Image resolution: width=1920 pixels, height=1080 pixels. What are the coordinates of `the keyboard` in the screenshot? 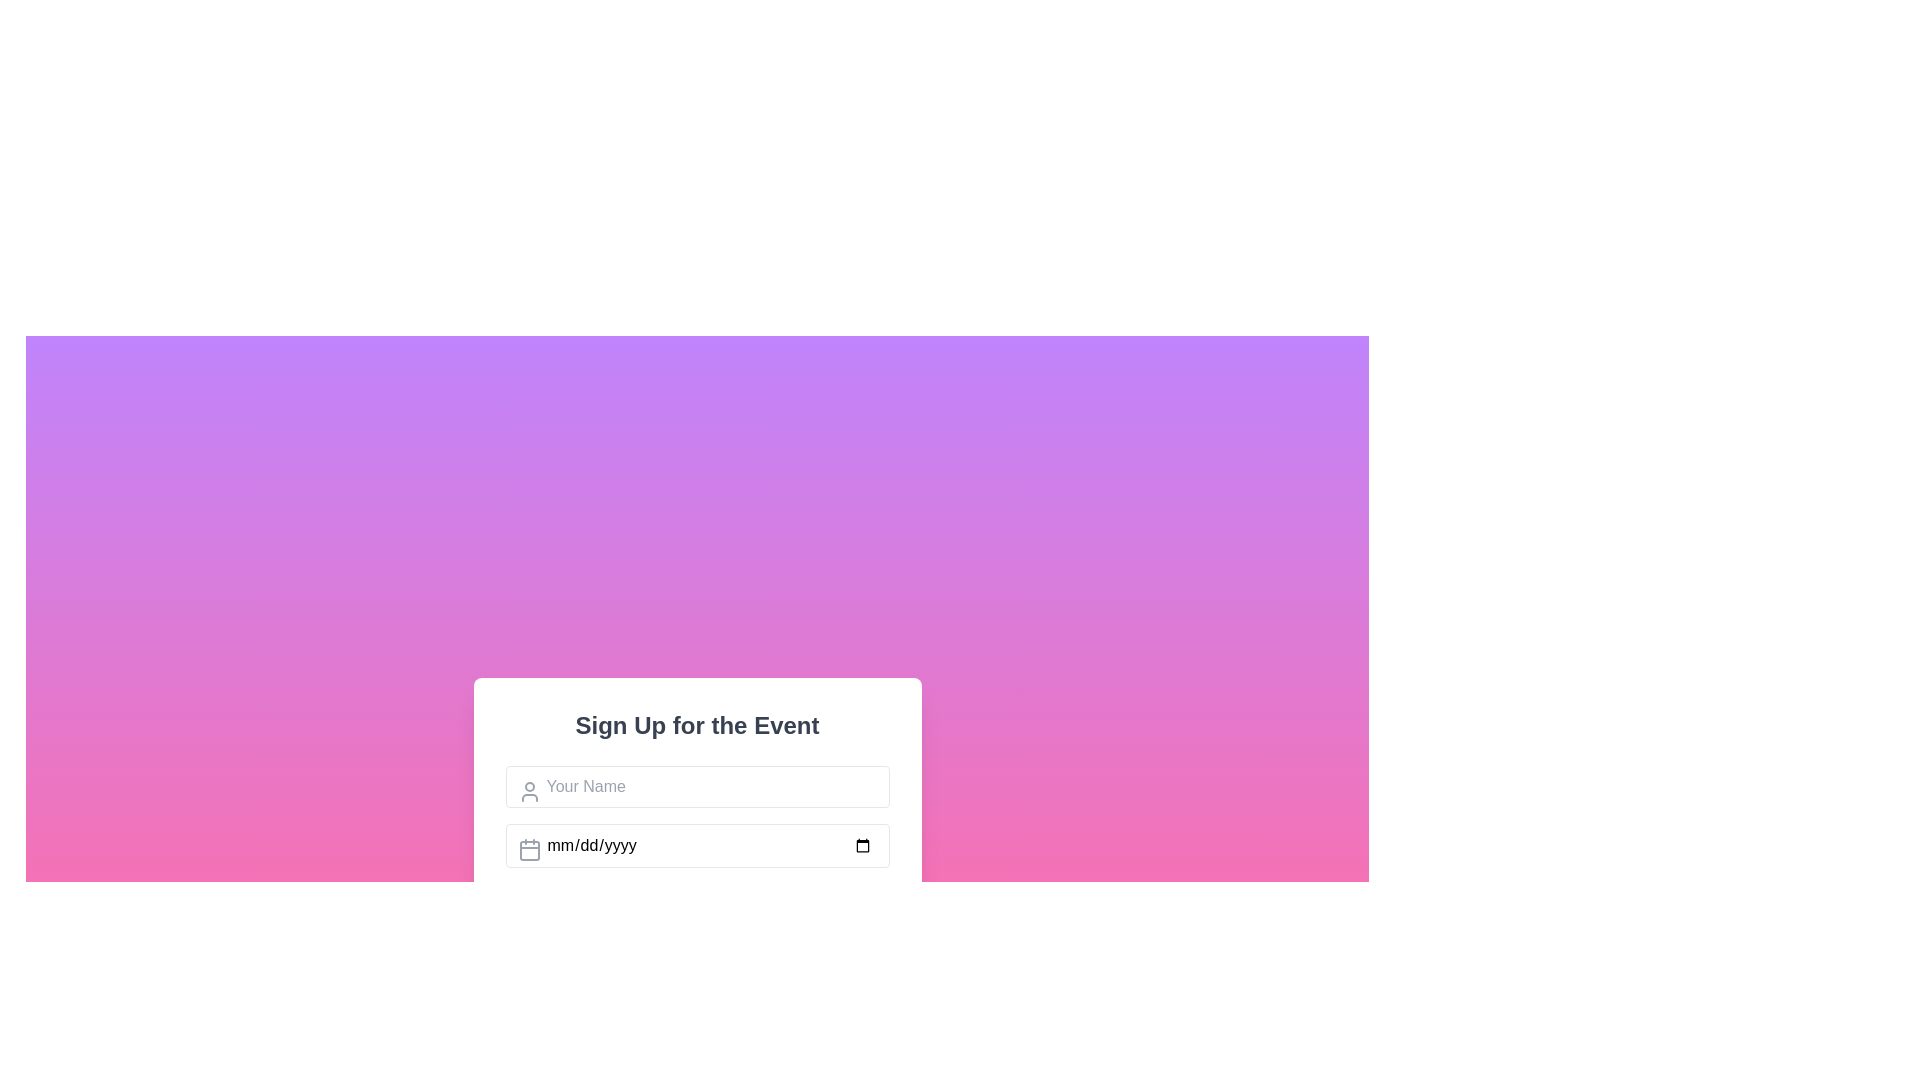 It's located at (697, 845).